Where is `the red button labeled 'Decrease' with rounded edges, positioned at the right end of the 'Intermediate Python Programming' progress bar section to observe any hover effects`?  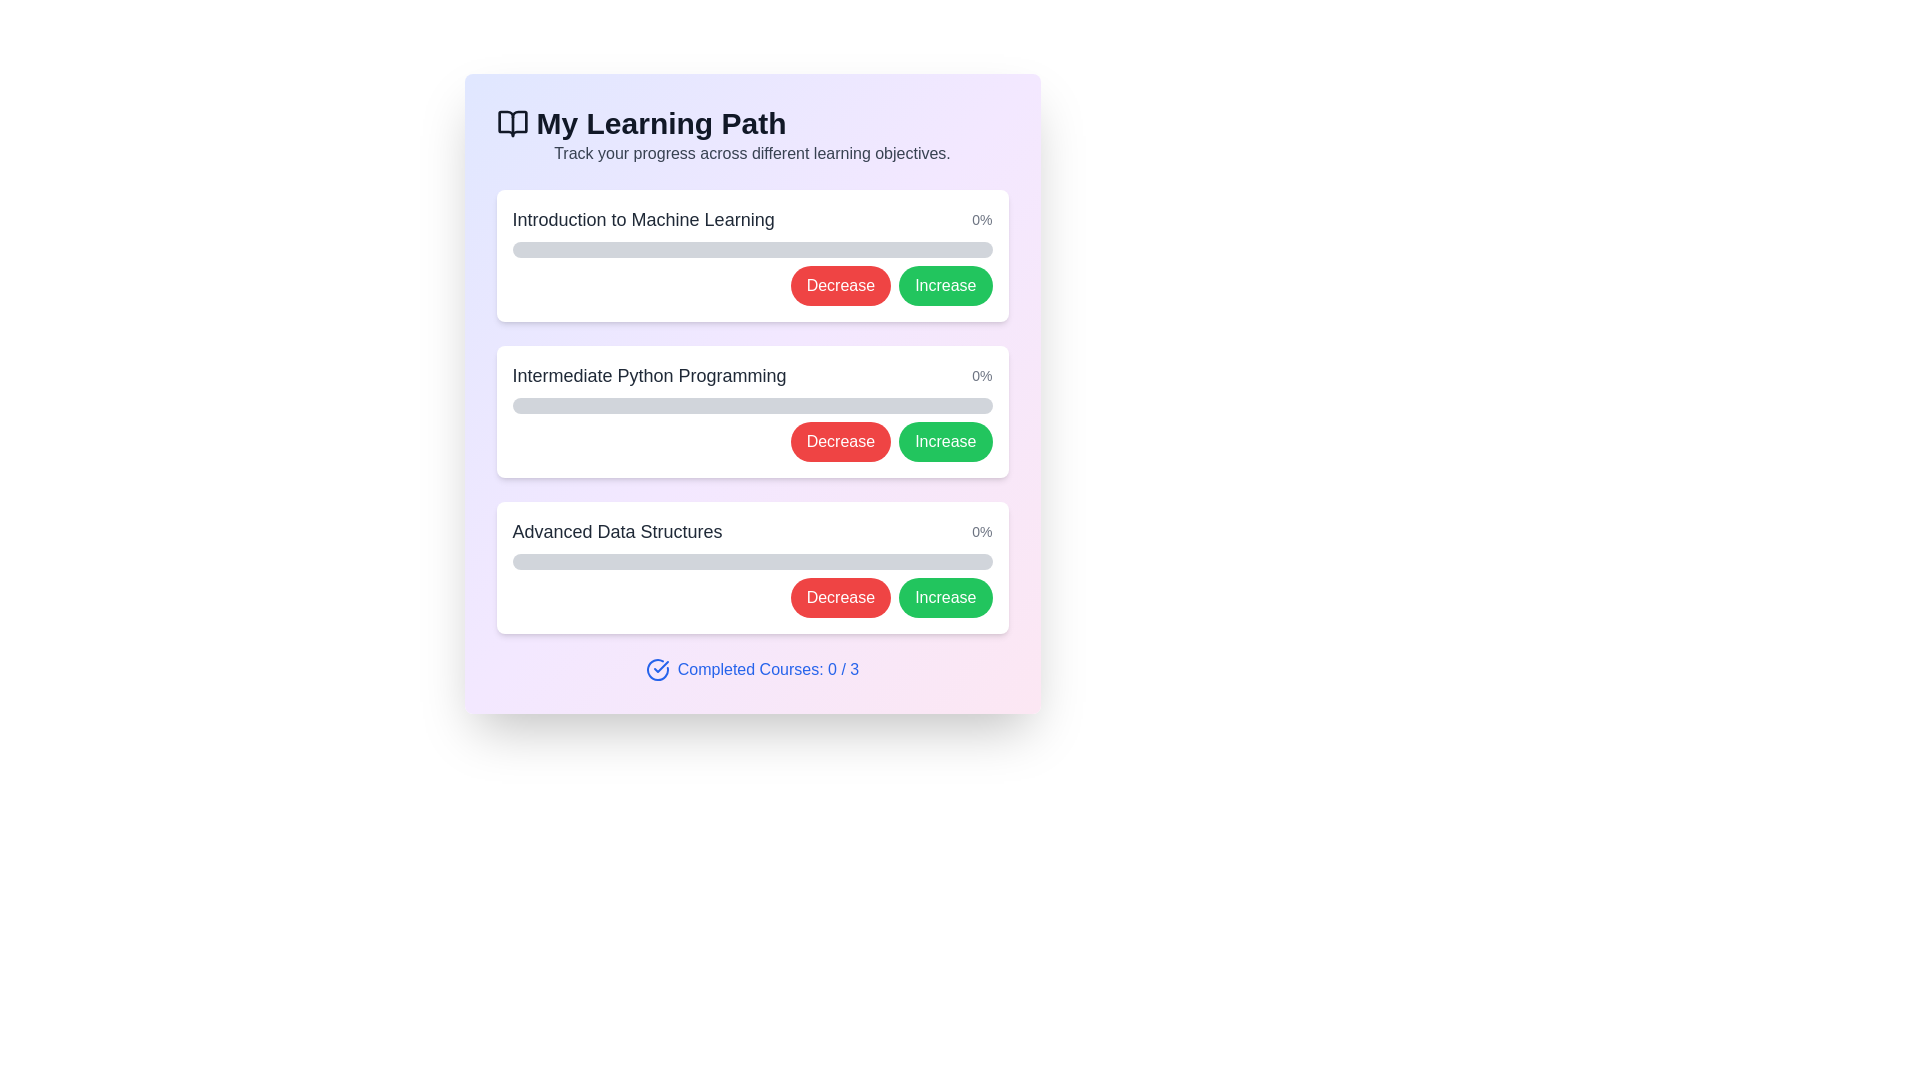
the red button labeled 'Decrease' with rounded edges, positioned at the right end of the 'Intermediate Python Programming' progress bar section to observe any hover effects is located at coordinates (840, 441).